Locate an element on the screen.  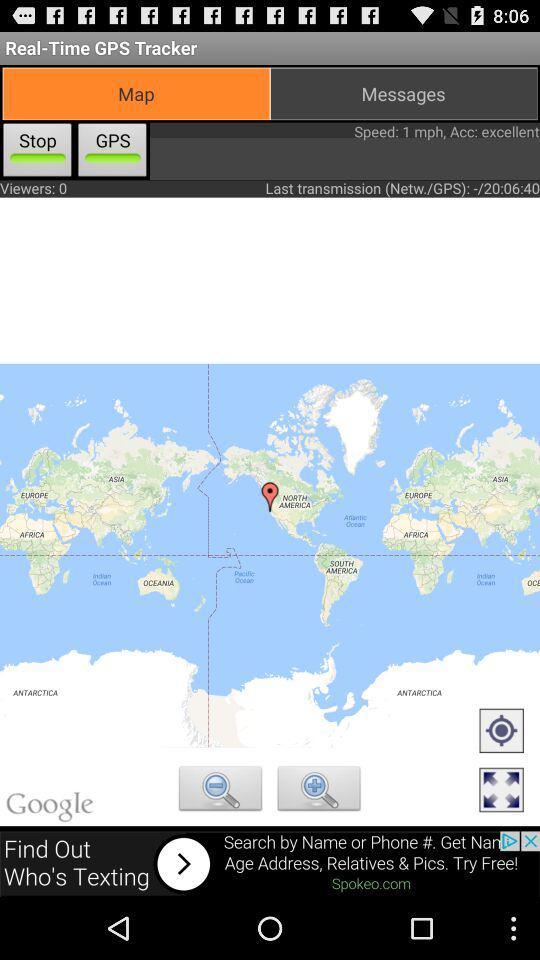
zoom out is located at coordinates (219, 791).